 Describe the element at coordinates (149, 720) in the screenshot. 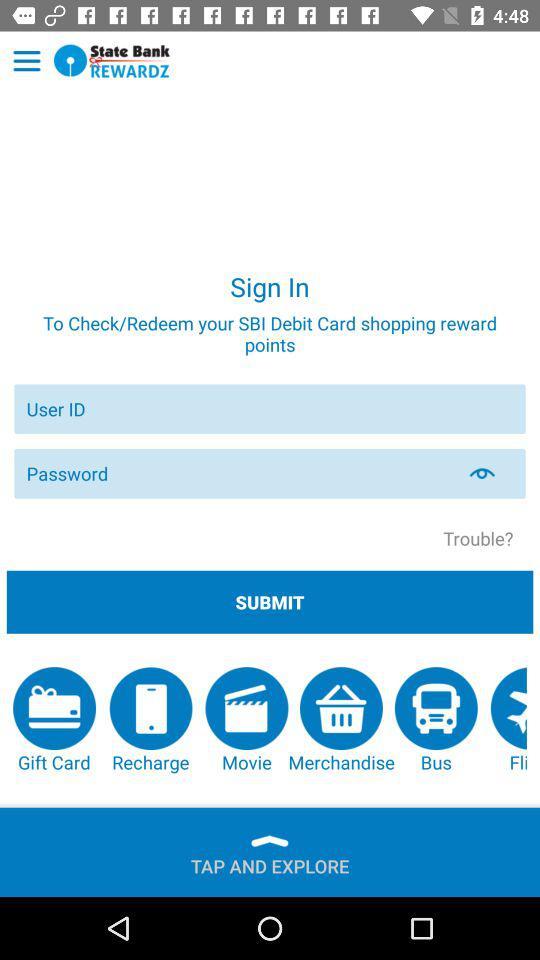

I see `the recharge icon` at that location.